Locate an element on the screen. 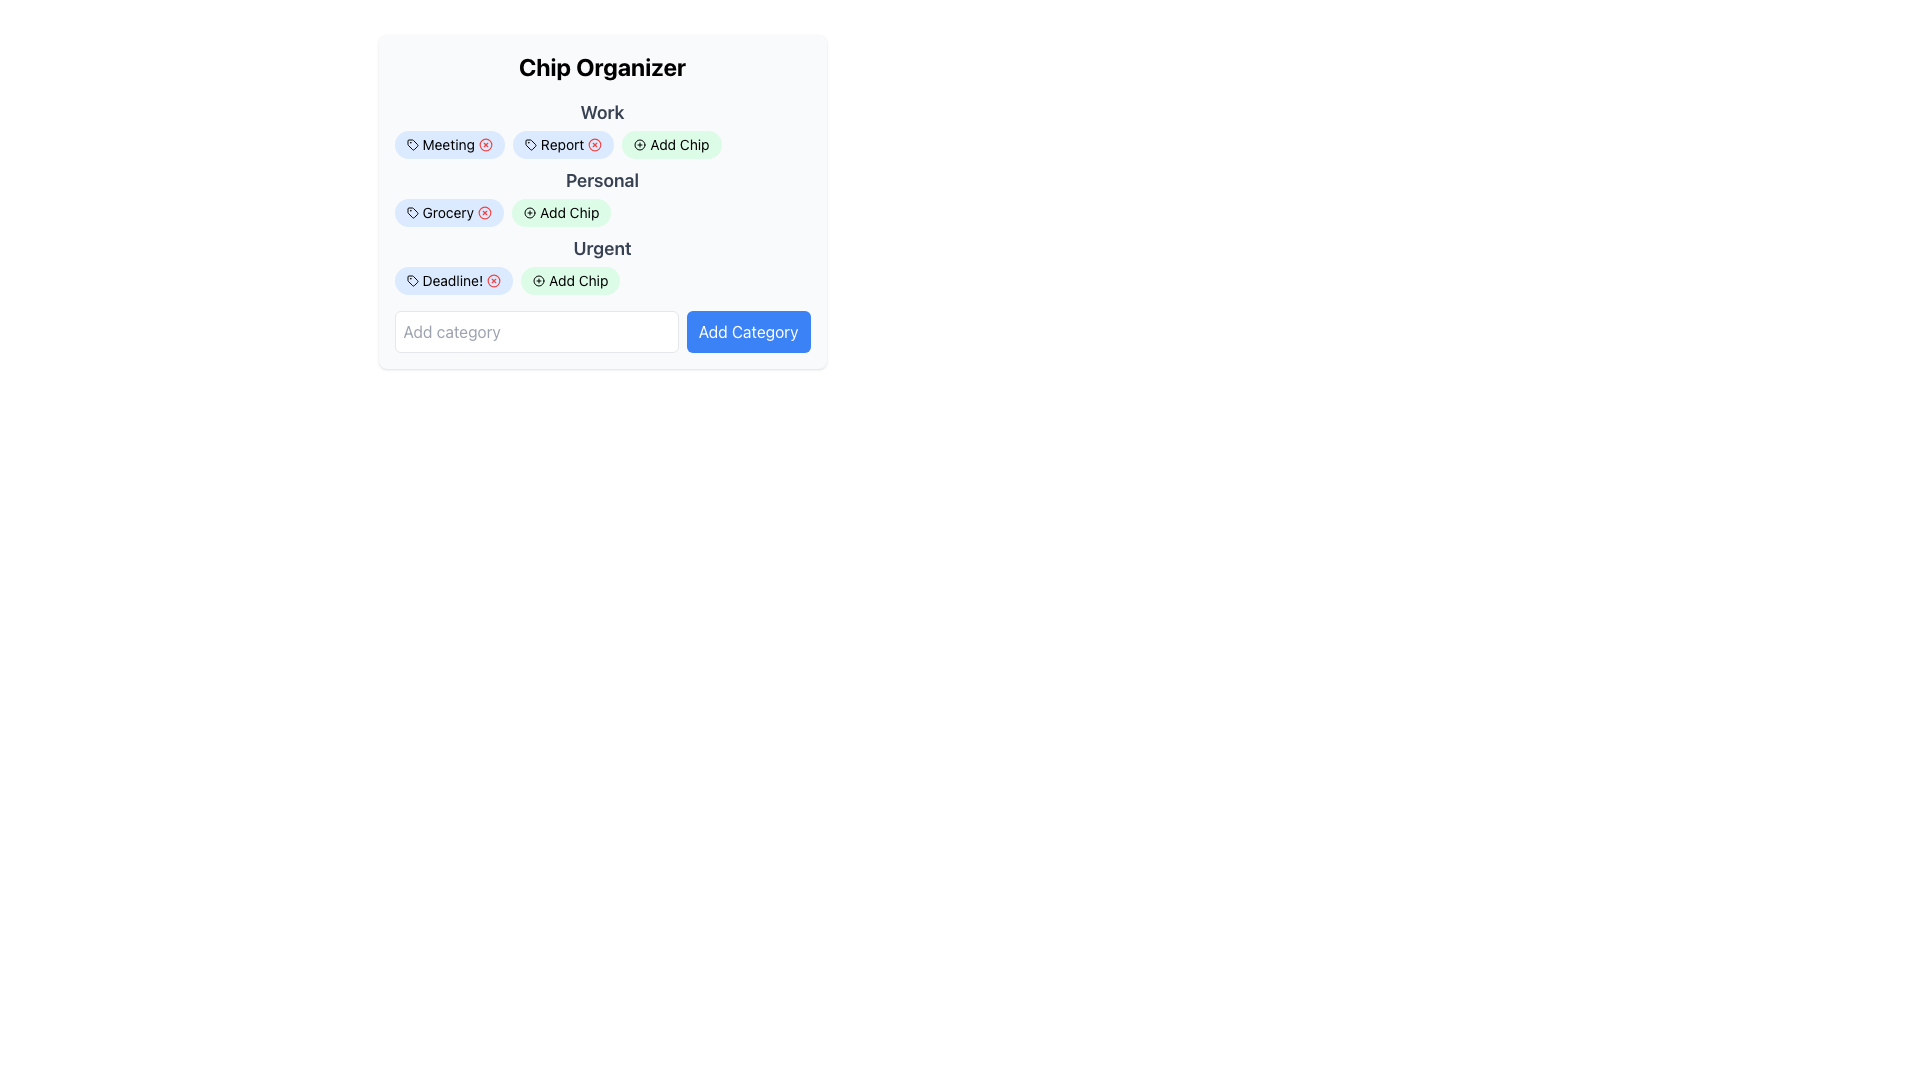  the small circular icon button with a plus sign (+) labeled 'Add Chip' in the second row under the 'Personal' section is located at coordinates (530, 212).